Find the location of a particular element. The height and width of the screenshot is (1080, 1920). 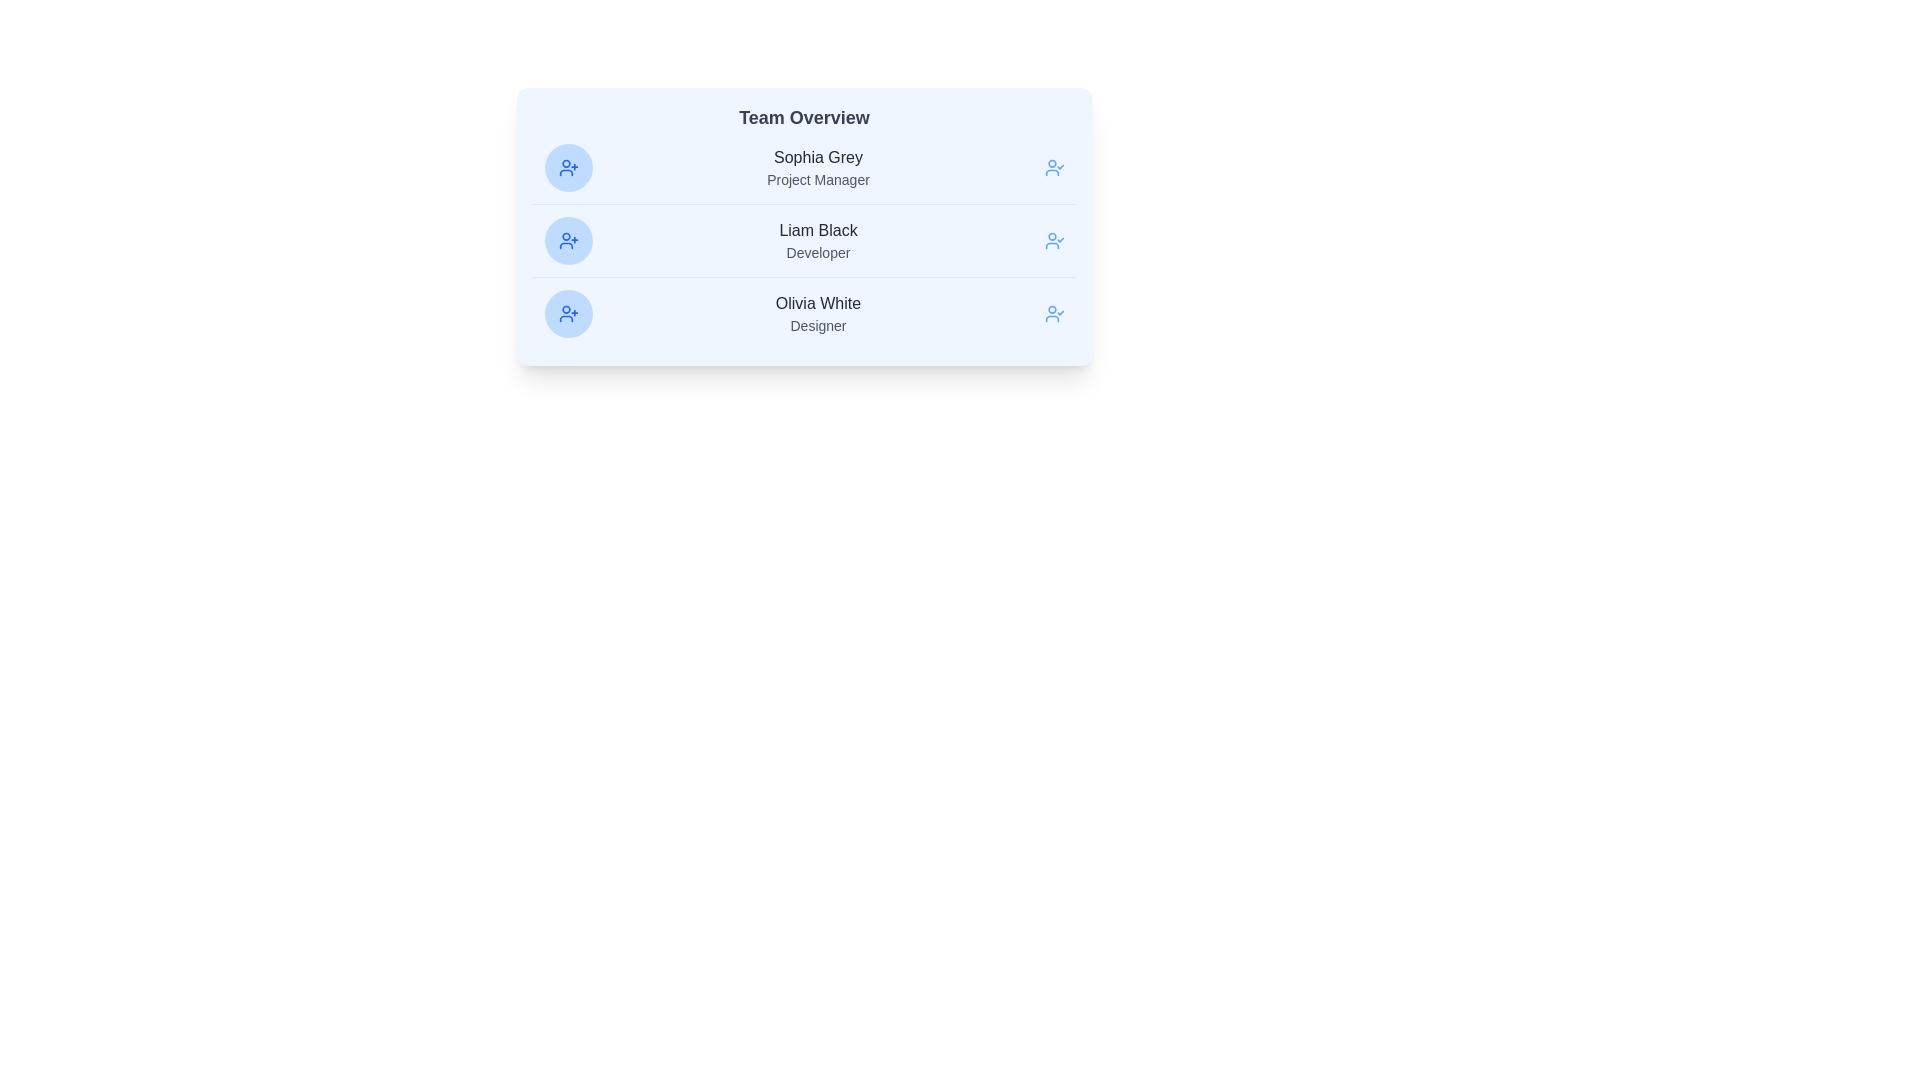

the SVG icon located at the top-left corner of the vertical list in the 'Team Overview' card is located at coordinates (567, 167).